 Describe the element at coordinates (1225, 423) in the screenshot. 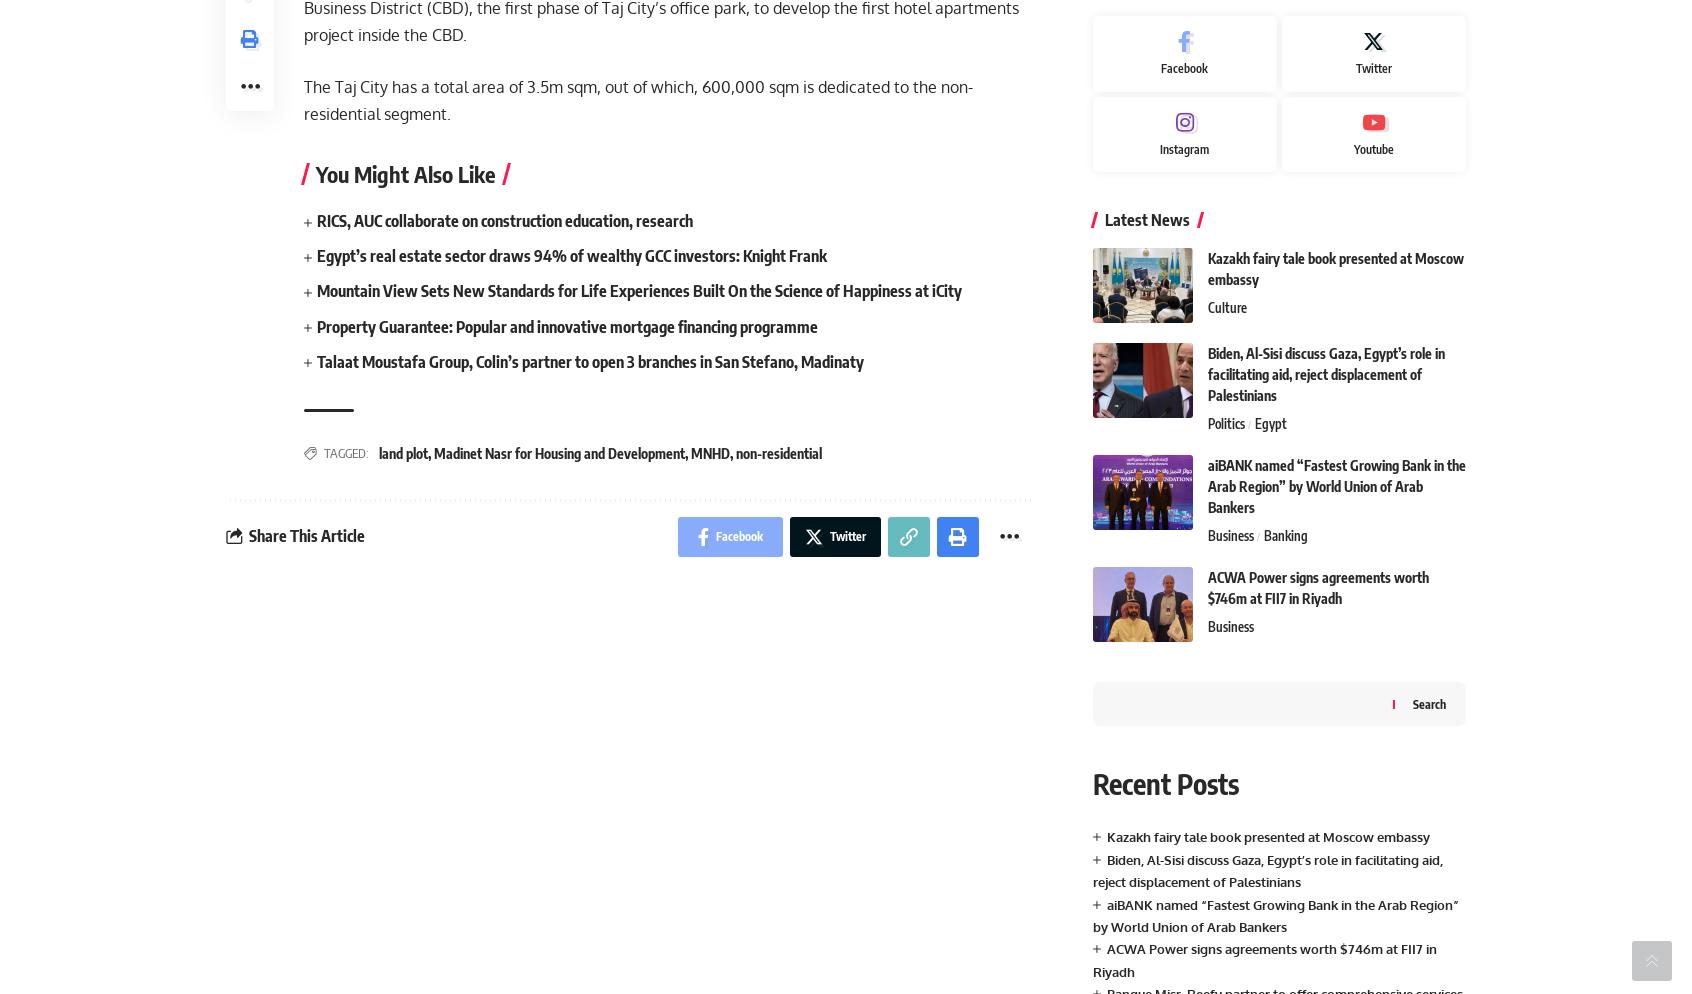

I see `'Politics'` at that location.